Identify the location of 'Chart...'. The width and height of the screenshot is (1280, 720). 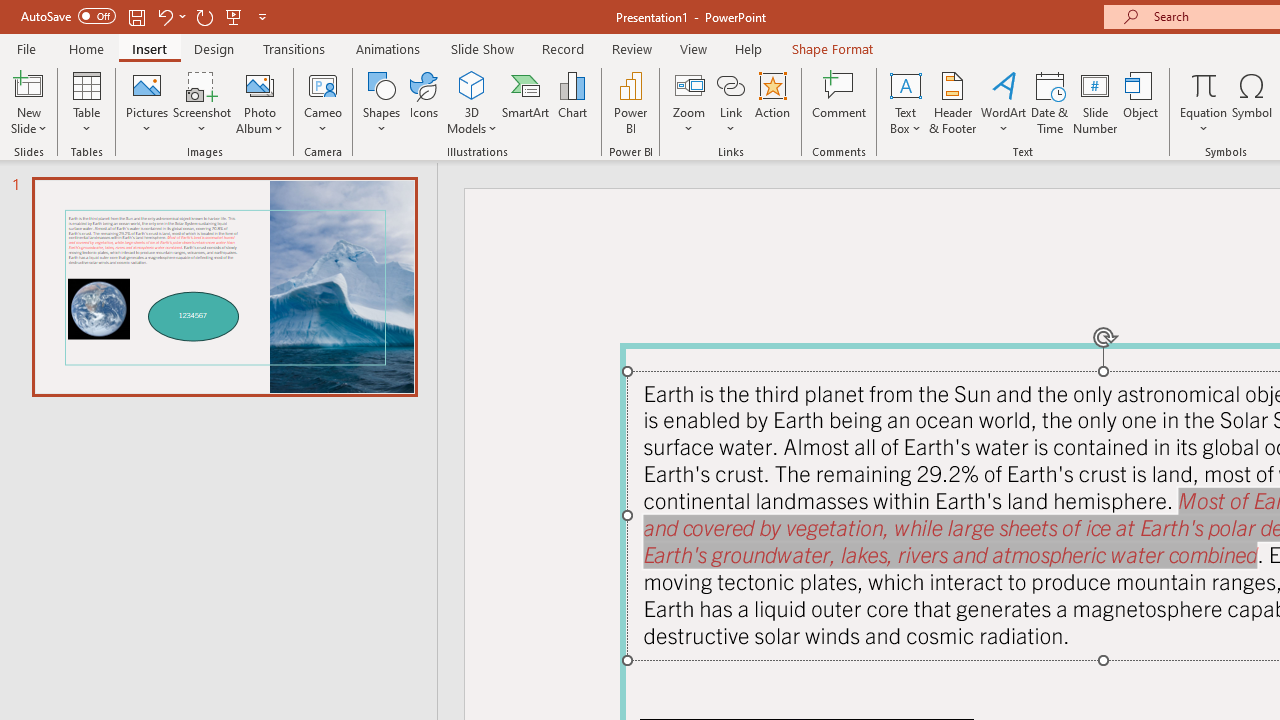
(571, 103).